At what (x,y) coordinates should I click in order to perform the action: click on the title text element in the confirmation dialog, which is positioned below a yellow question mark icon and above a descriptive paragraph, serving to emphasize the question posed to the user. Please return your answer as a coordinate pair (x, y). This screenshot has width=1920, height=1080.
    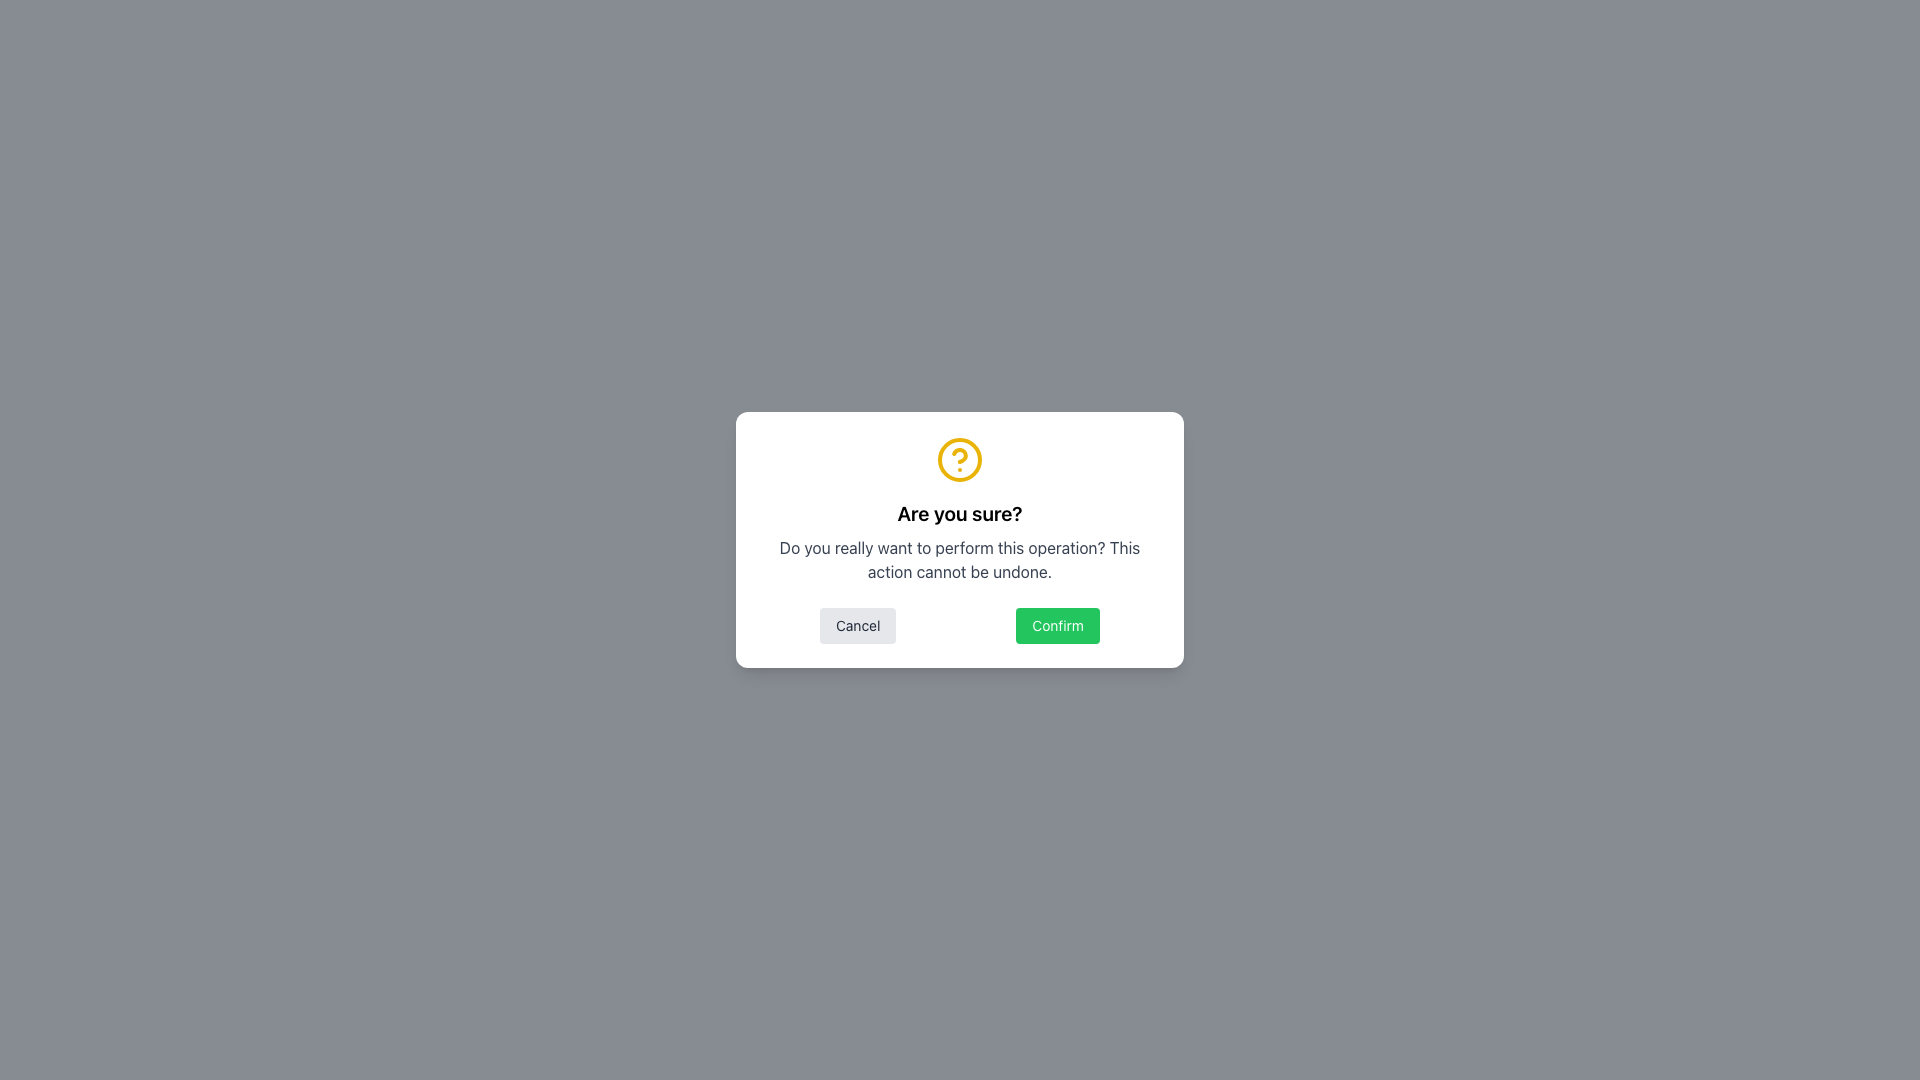
    Looking at the image, I should click on (960, 512).